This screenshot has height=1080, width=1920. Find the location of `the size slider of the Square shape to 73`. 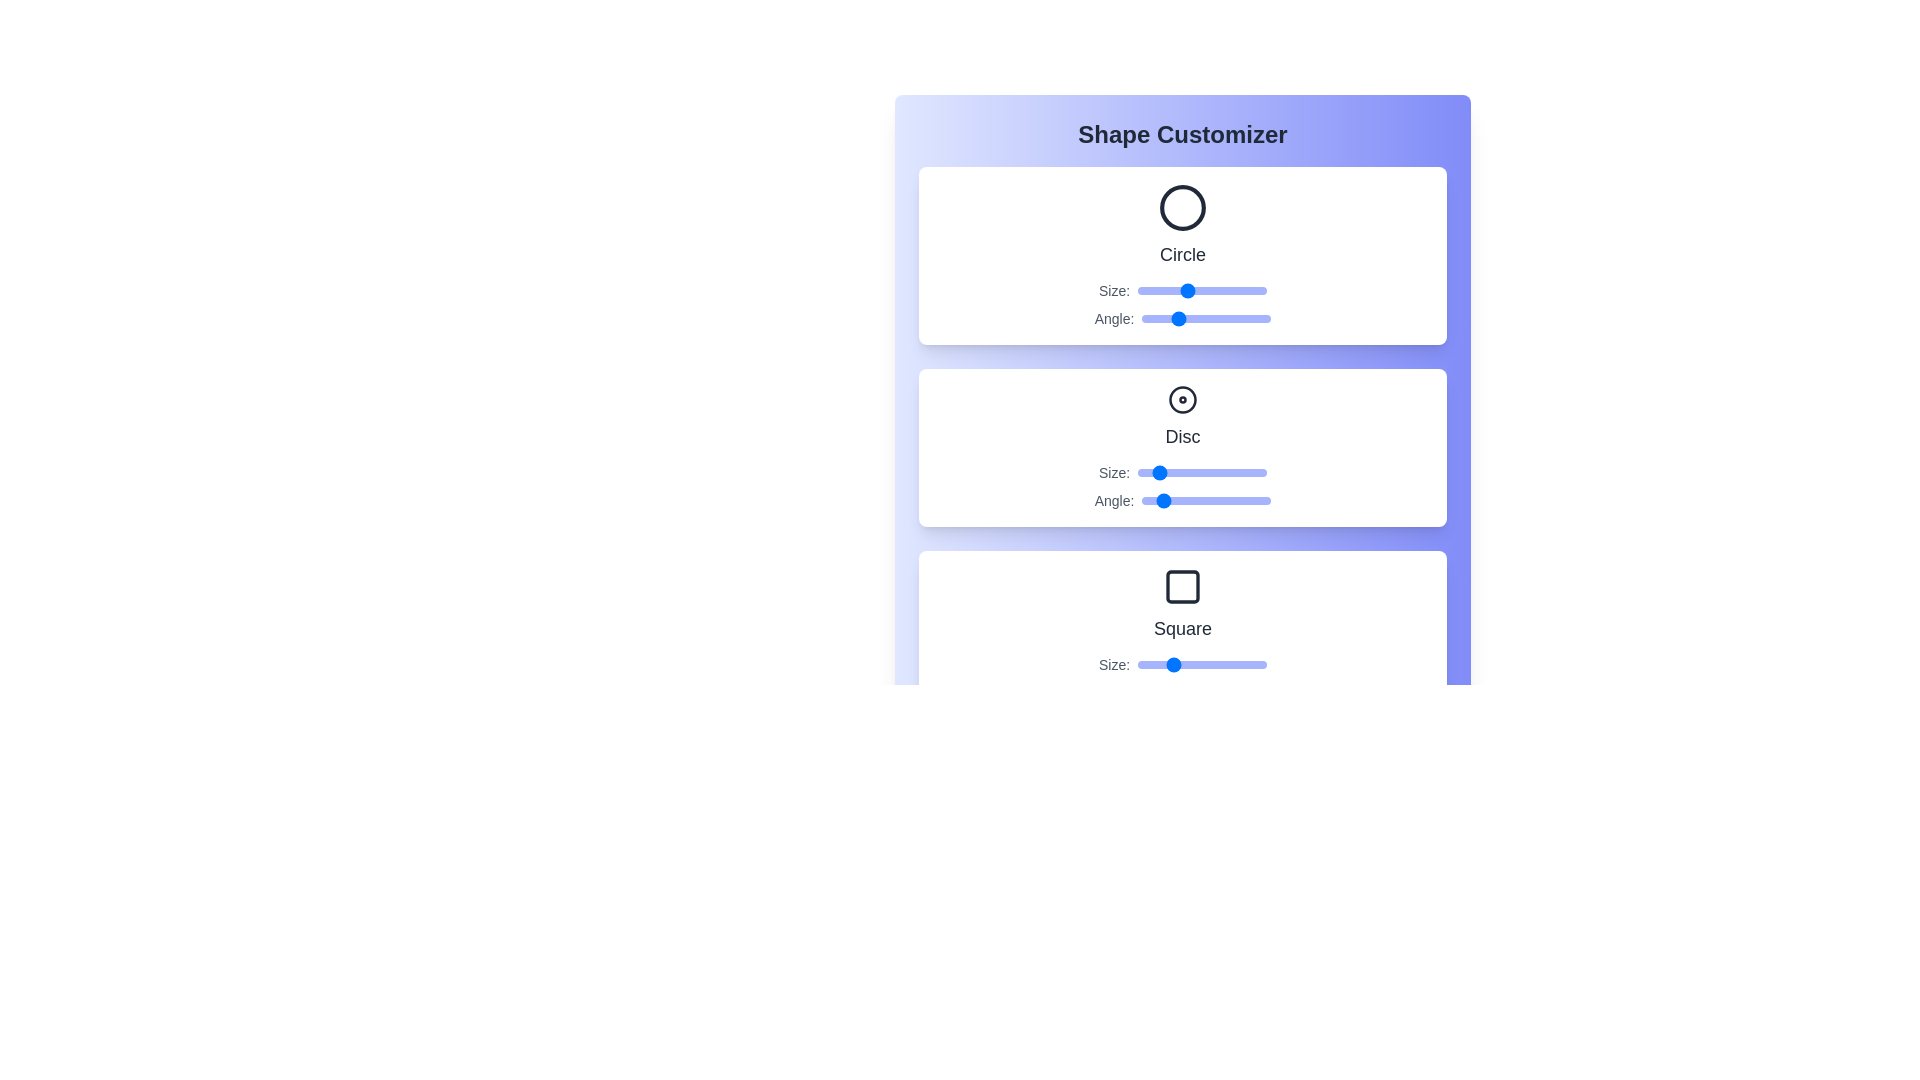

the size slider of the Square shape to 73 is located at coordinates (1222, 664).